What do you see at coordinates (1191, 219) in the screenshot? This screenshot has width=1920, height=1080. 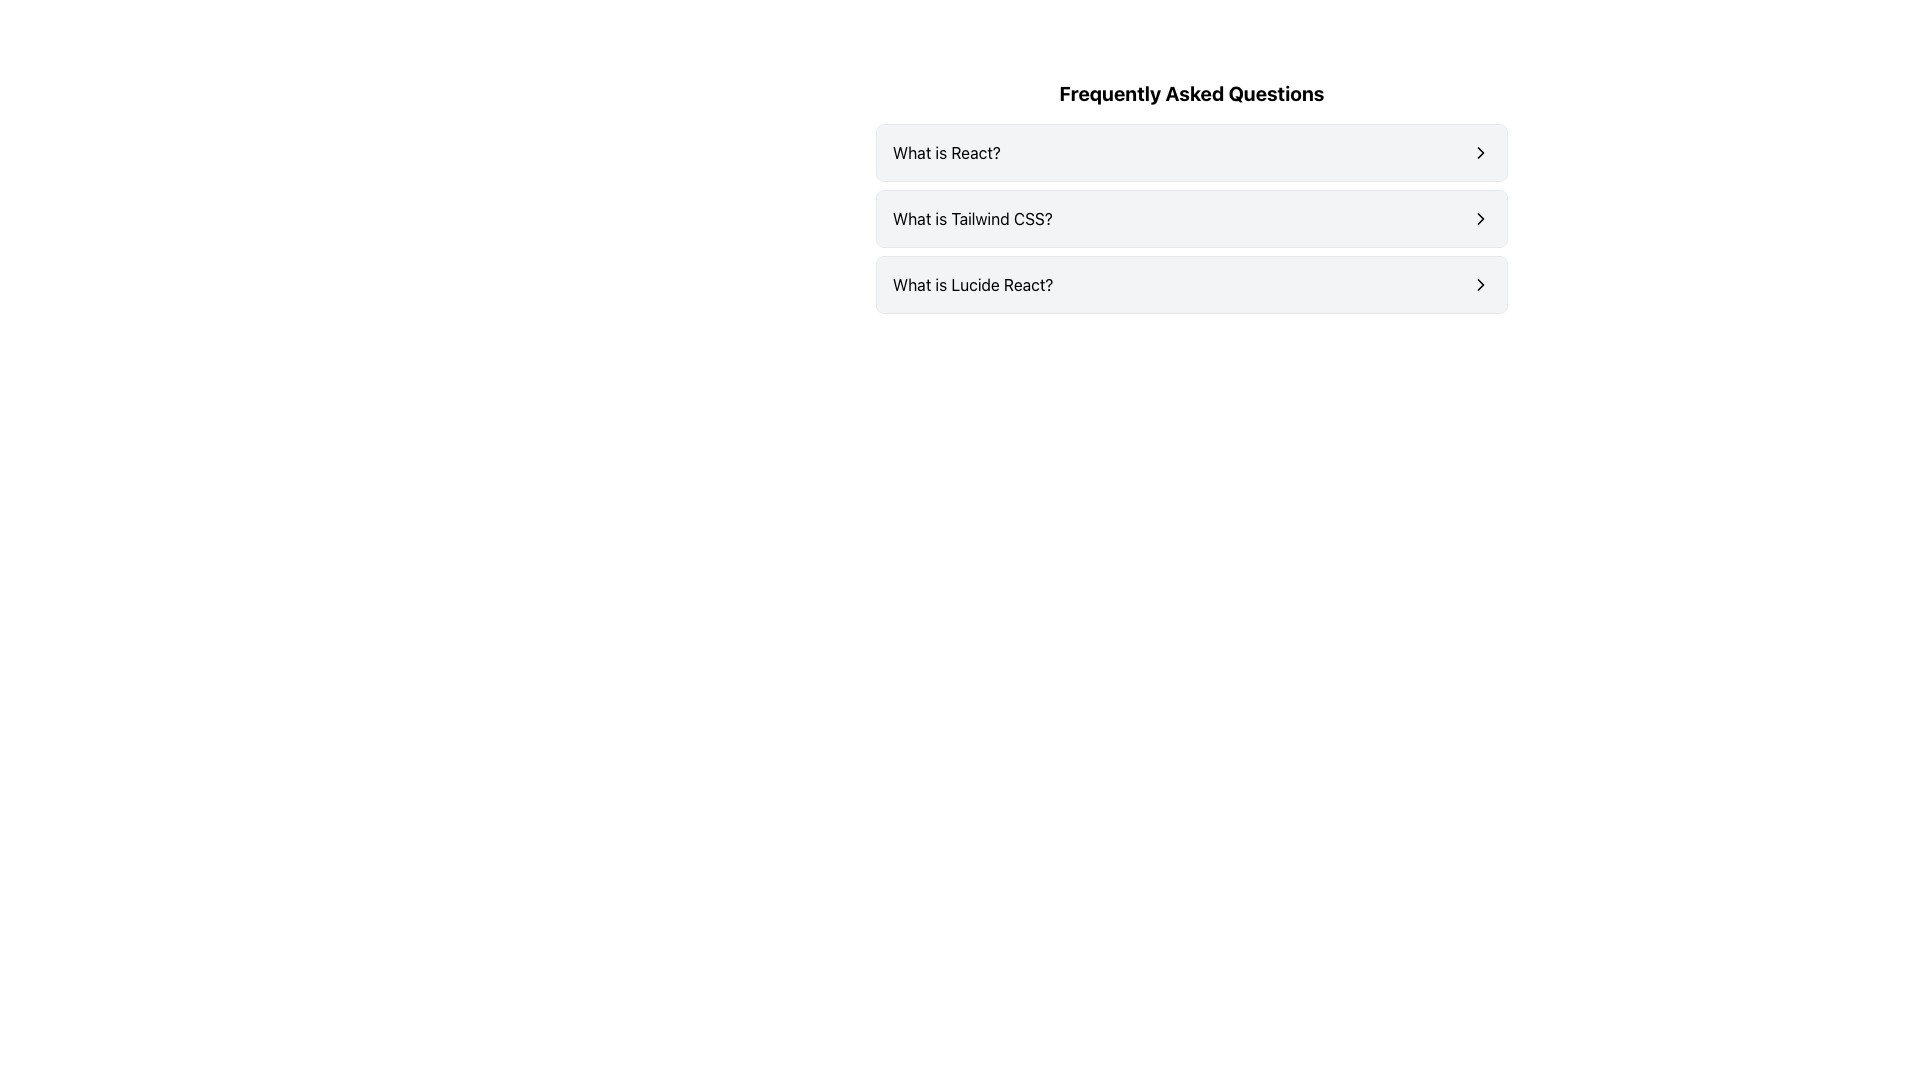 I see `the second button` at bounding box center [1191, 219].